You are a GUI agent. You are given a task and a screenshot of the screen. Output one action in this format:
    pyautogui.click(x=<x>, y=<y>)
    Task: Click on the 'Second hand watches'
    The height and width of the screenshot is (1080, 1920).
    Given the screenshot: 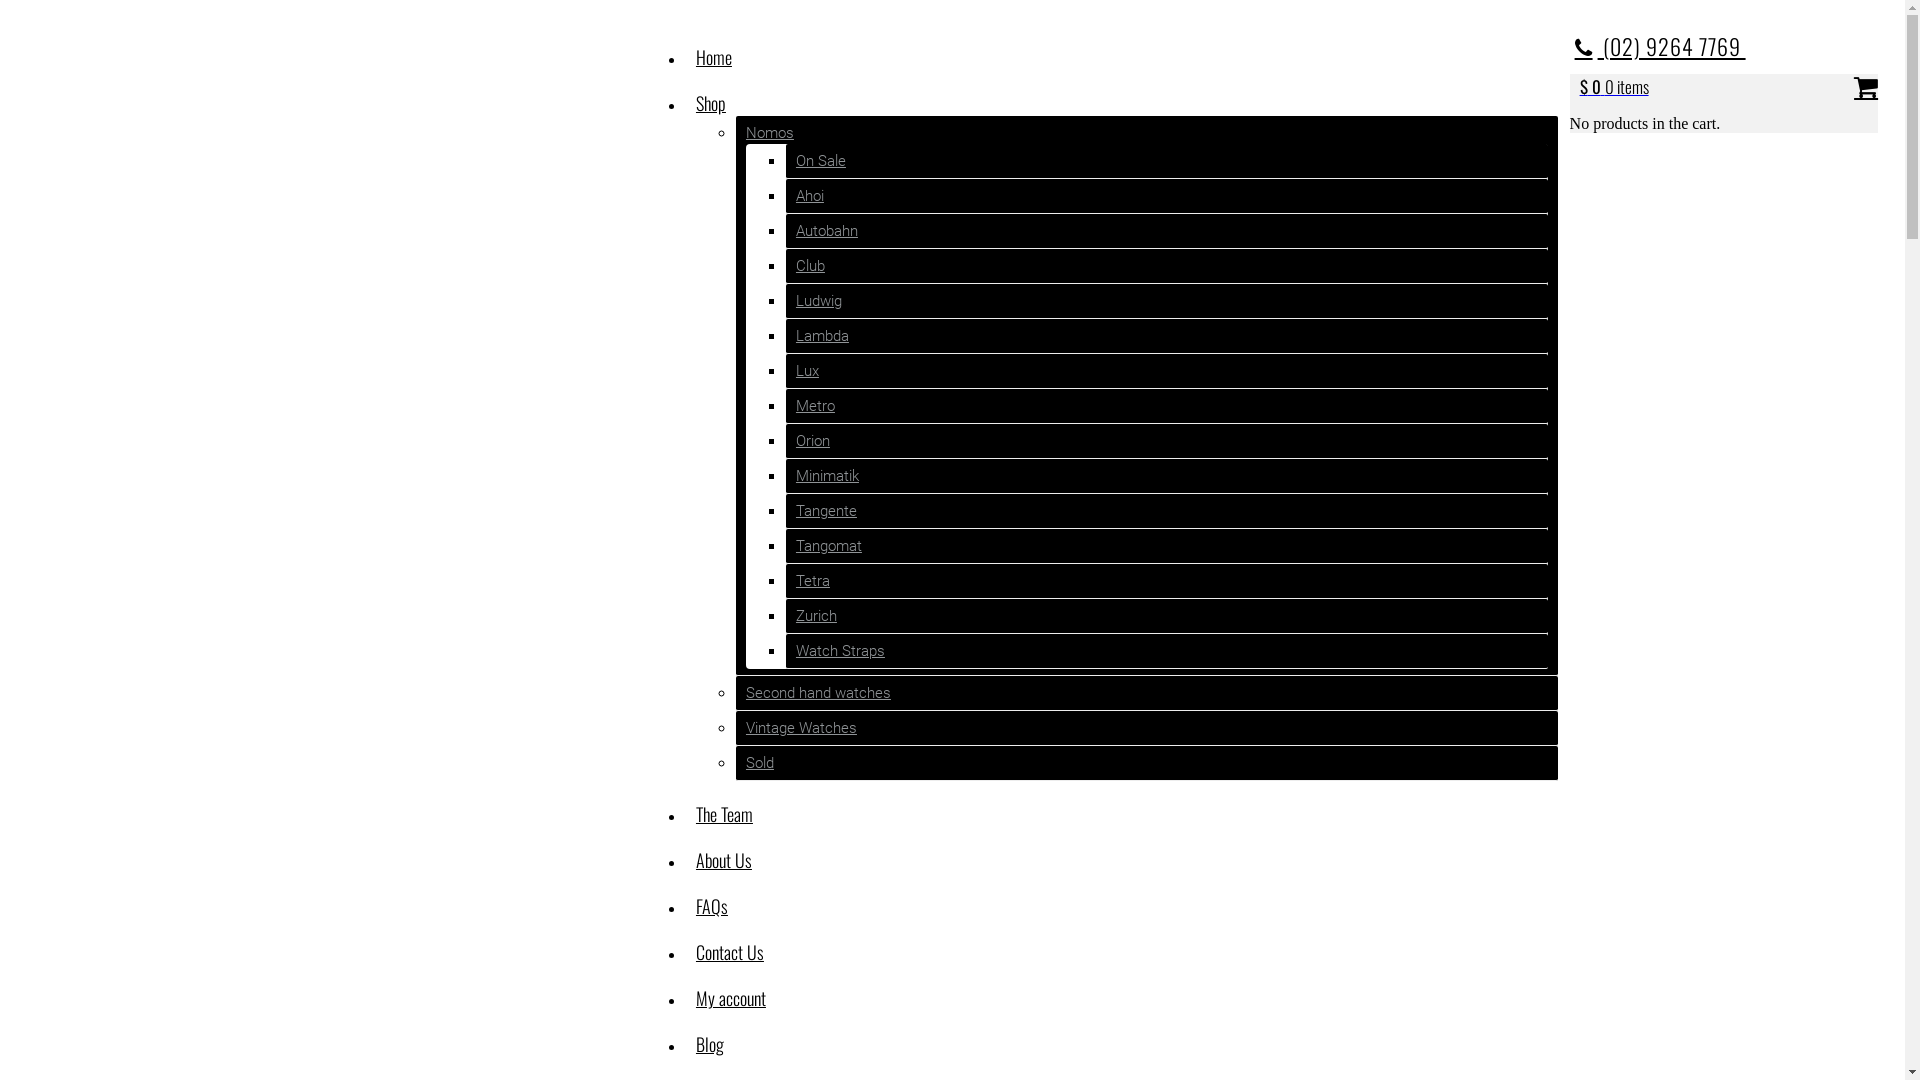 What is the action you would take?
    pyautogui.click(x=818, y=692)
    